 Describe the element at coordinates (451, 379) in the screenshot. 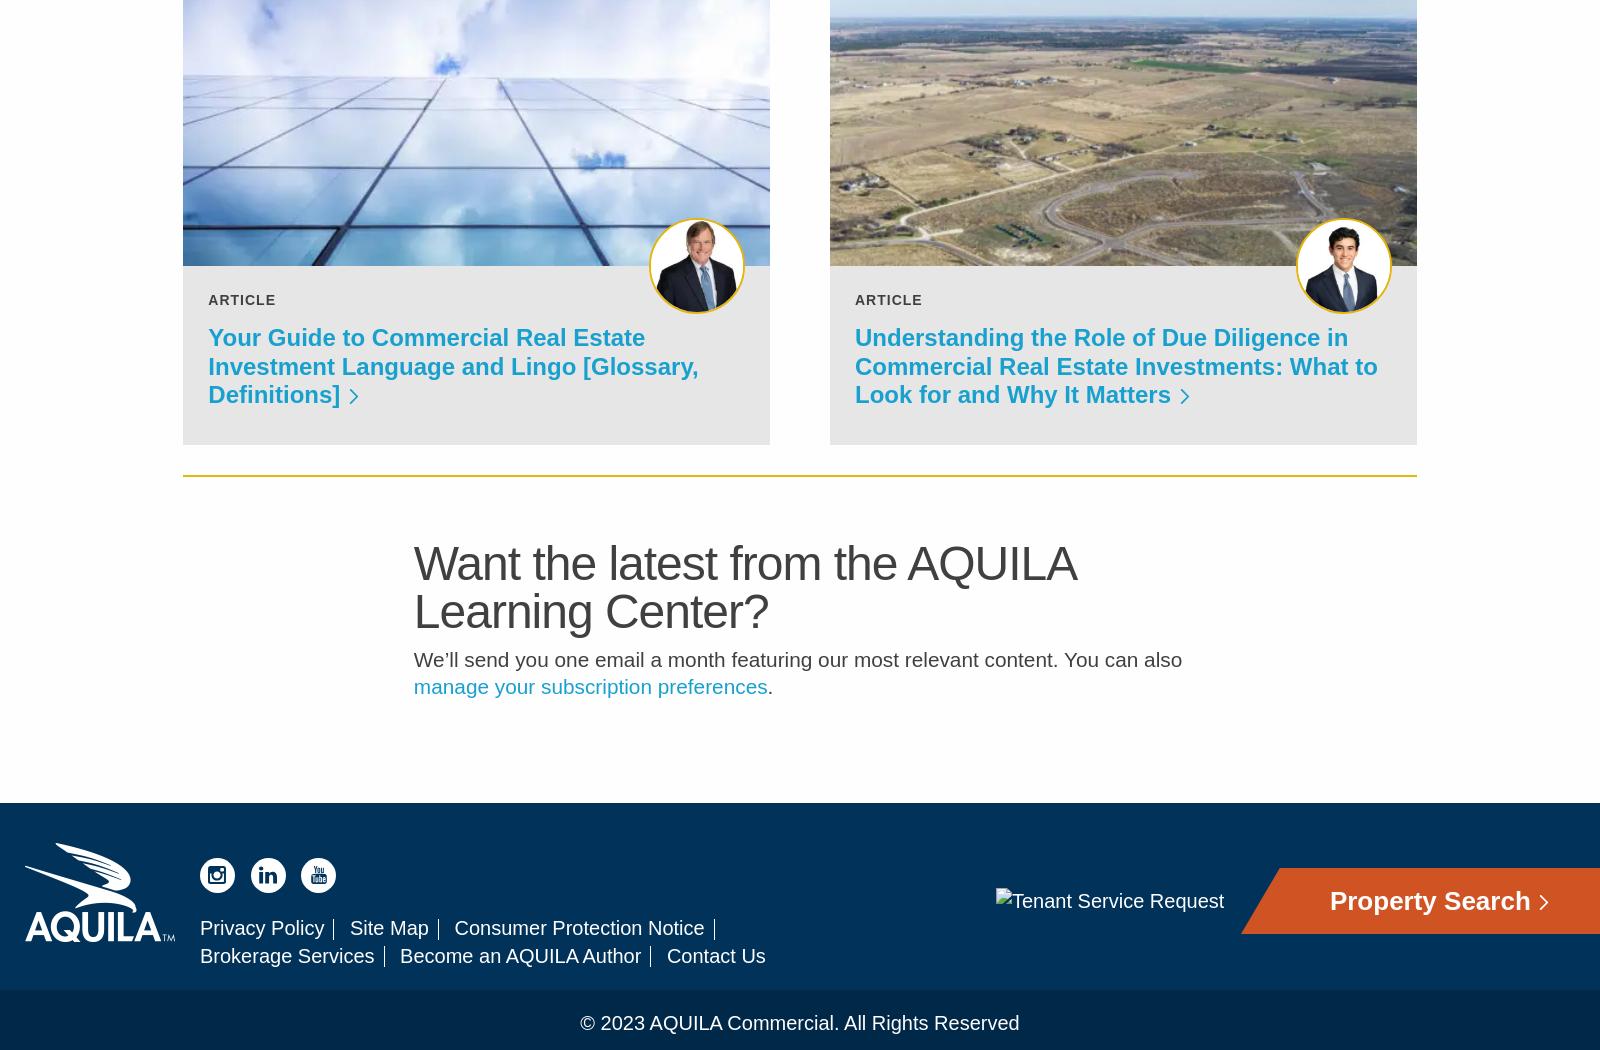

I see `'Your Guide to Commercial Real Estate Investment Language and Lingo [Glossary, Definitions]'` at that location.